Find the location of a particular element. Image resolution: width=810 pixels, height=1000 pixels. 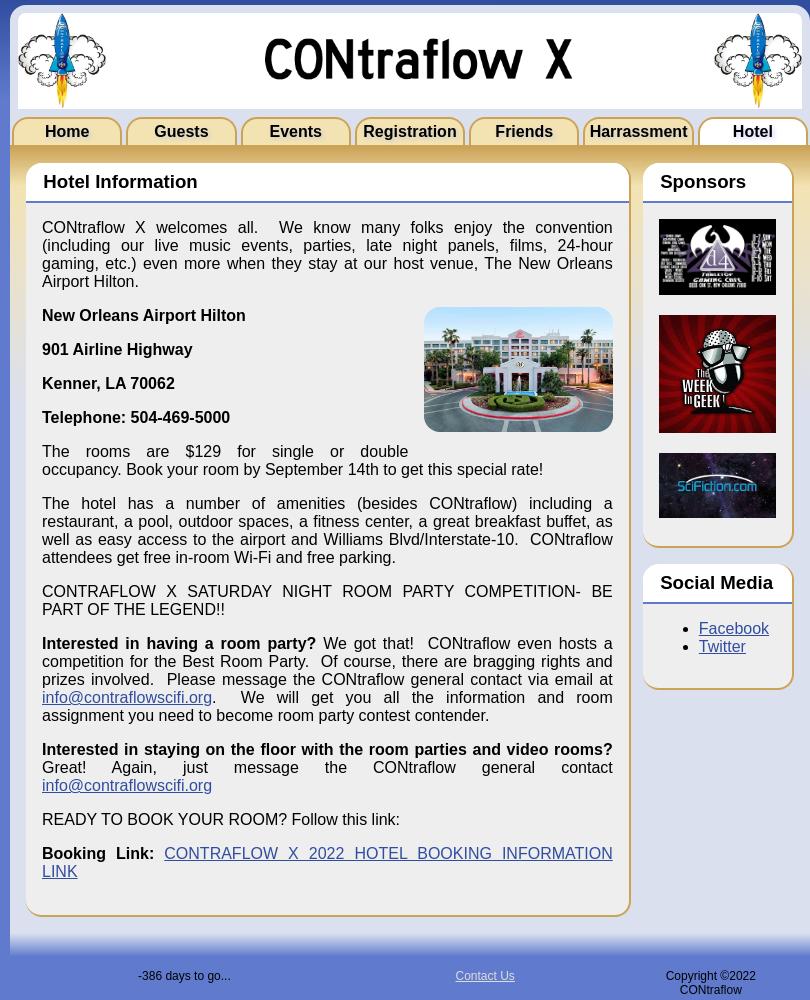

'Booking Link:' is located at coordinates (42, 852).